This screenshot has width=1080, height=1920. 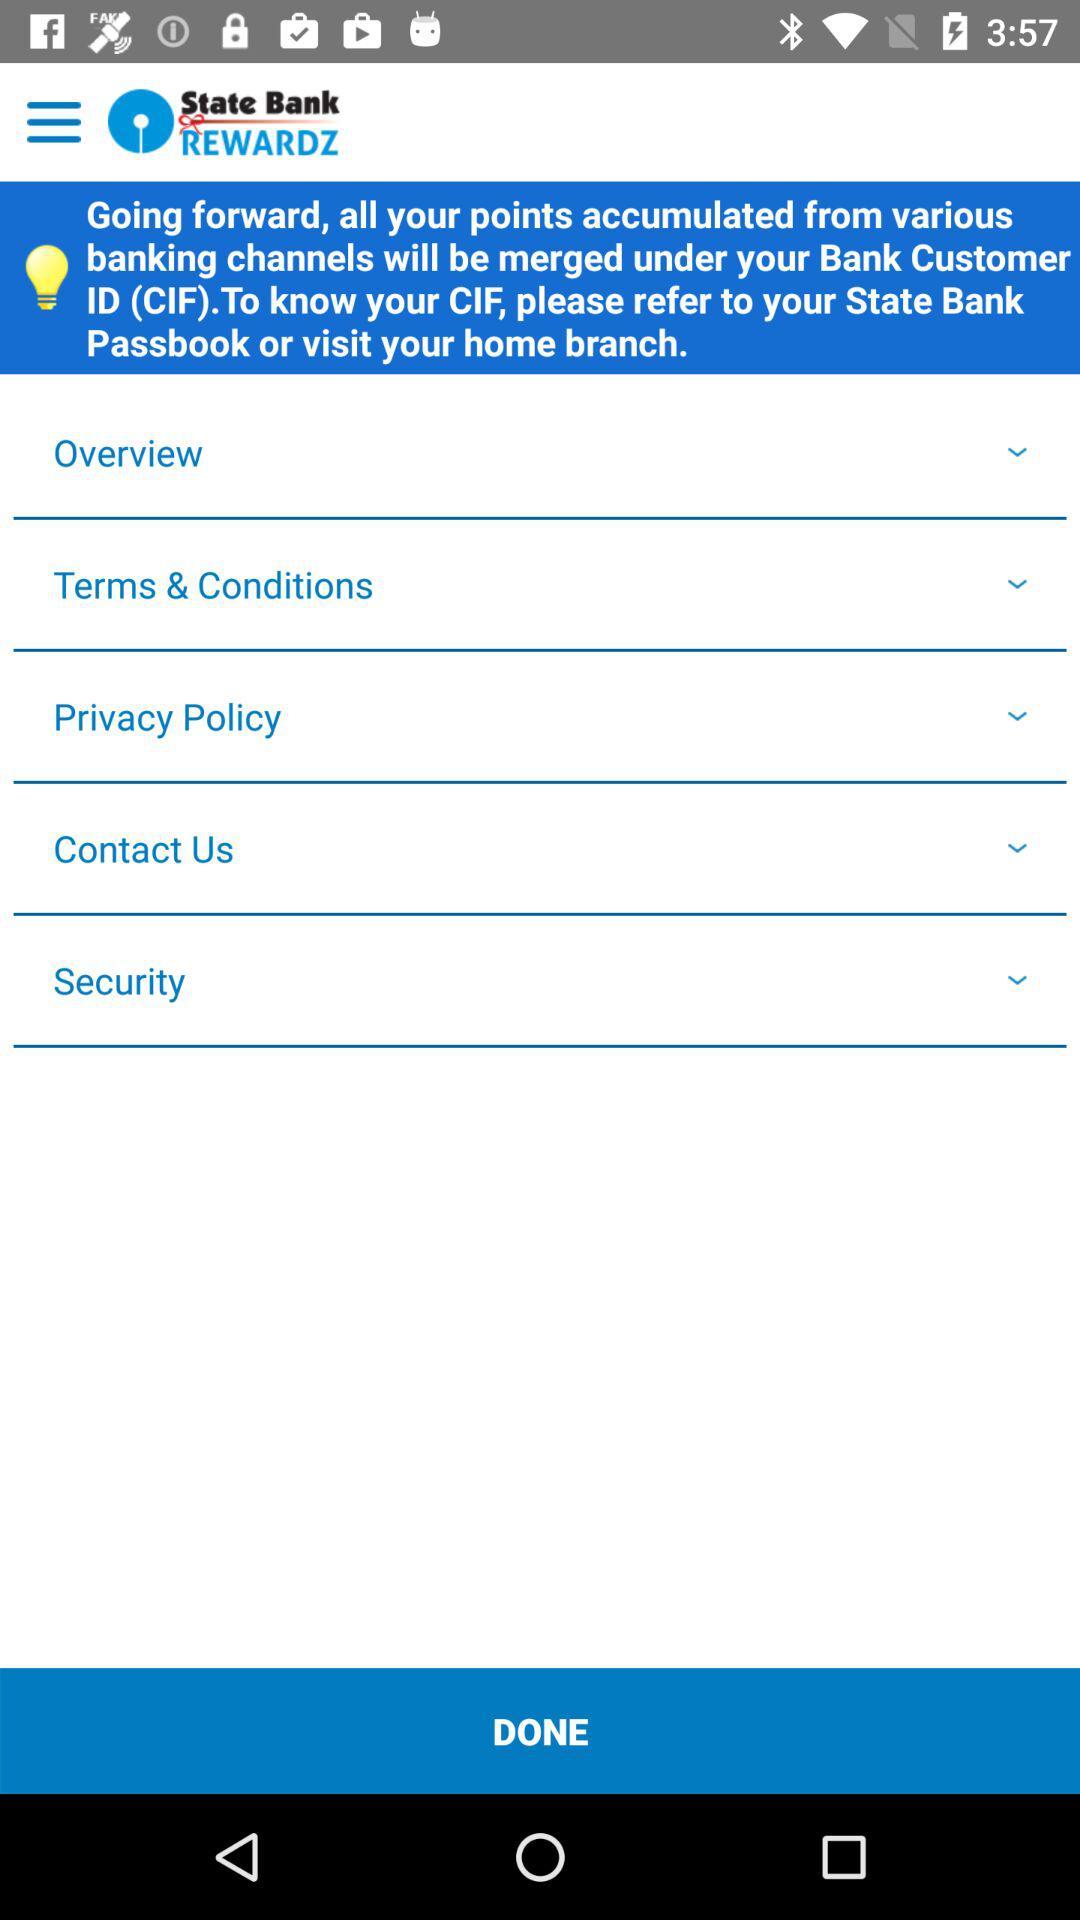 I want to click on name of the bank, so click(x=224, y=121).